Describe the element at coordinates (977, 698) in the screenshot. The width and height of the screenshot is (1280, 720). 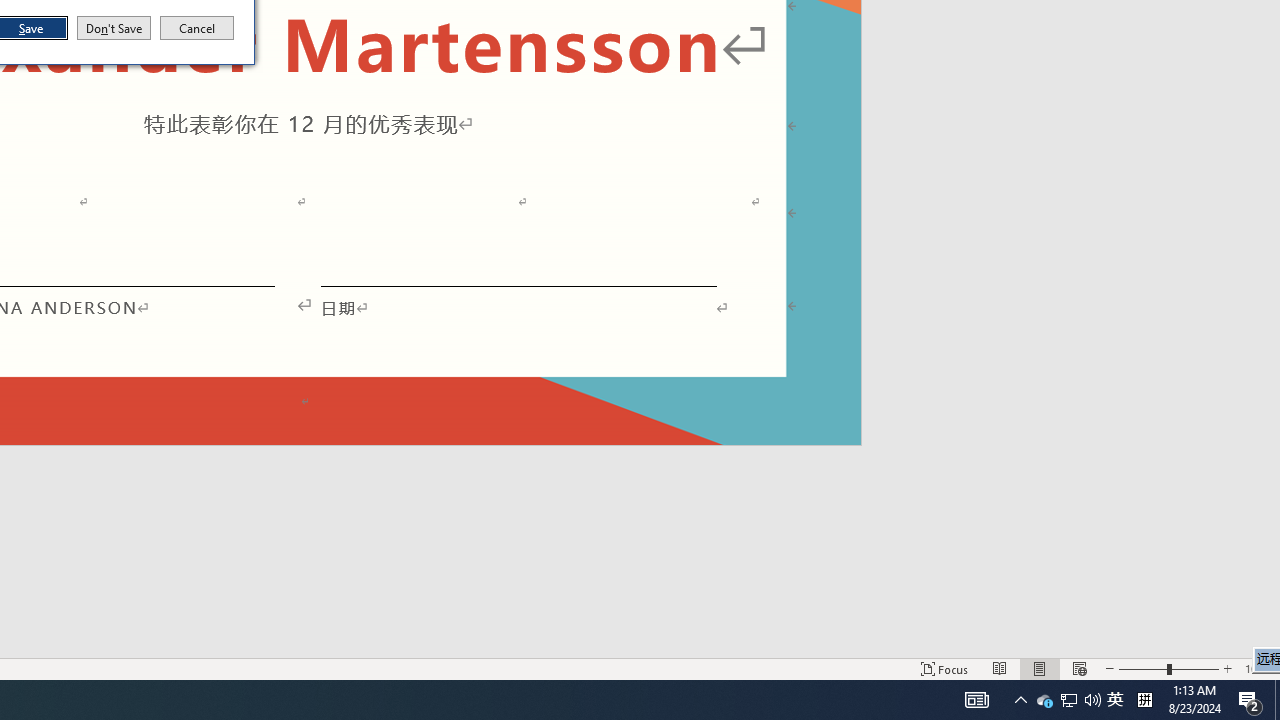
I see `'AutomationID: 4105'` at that location.